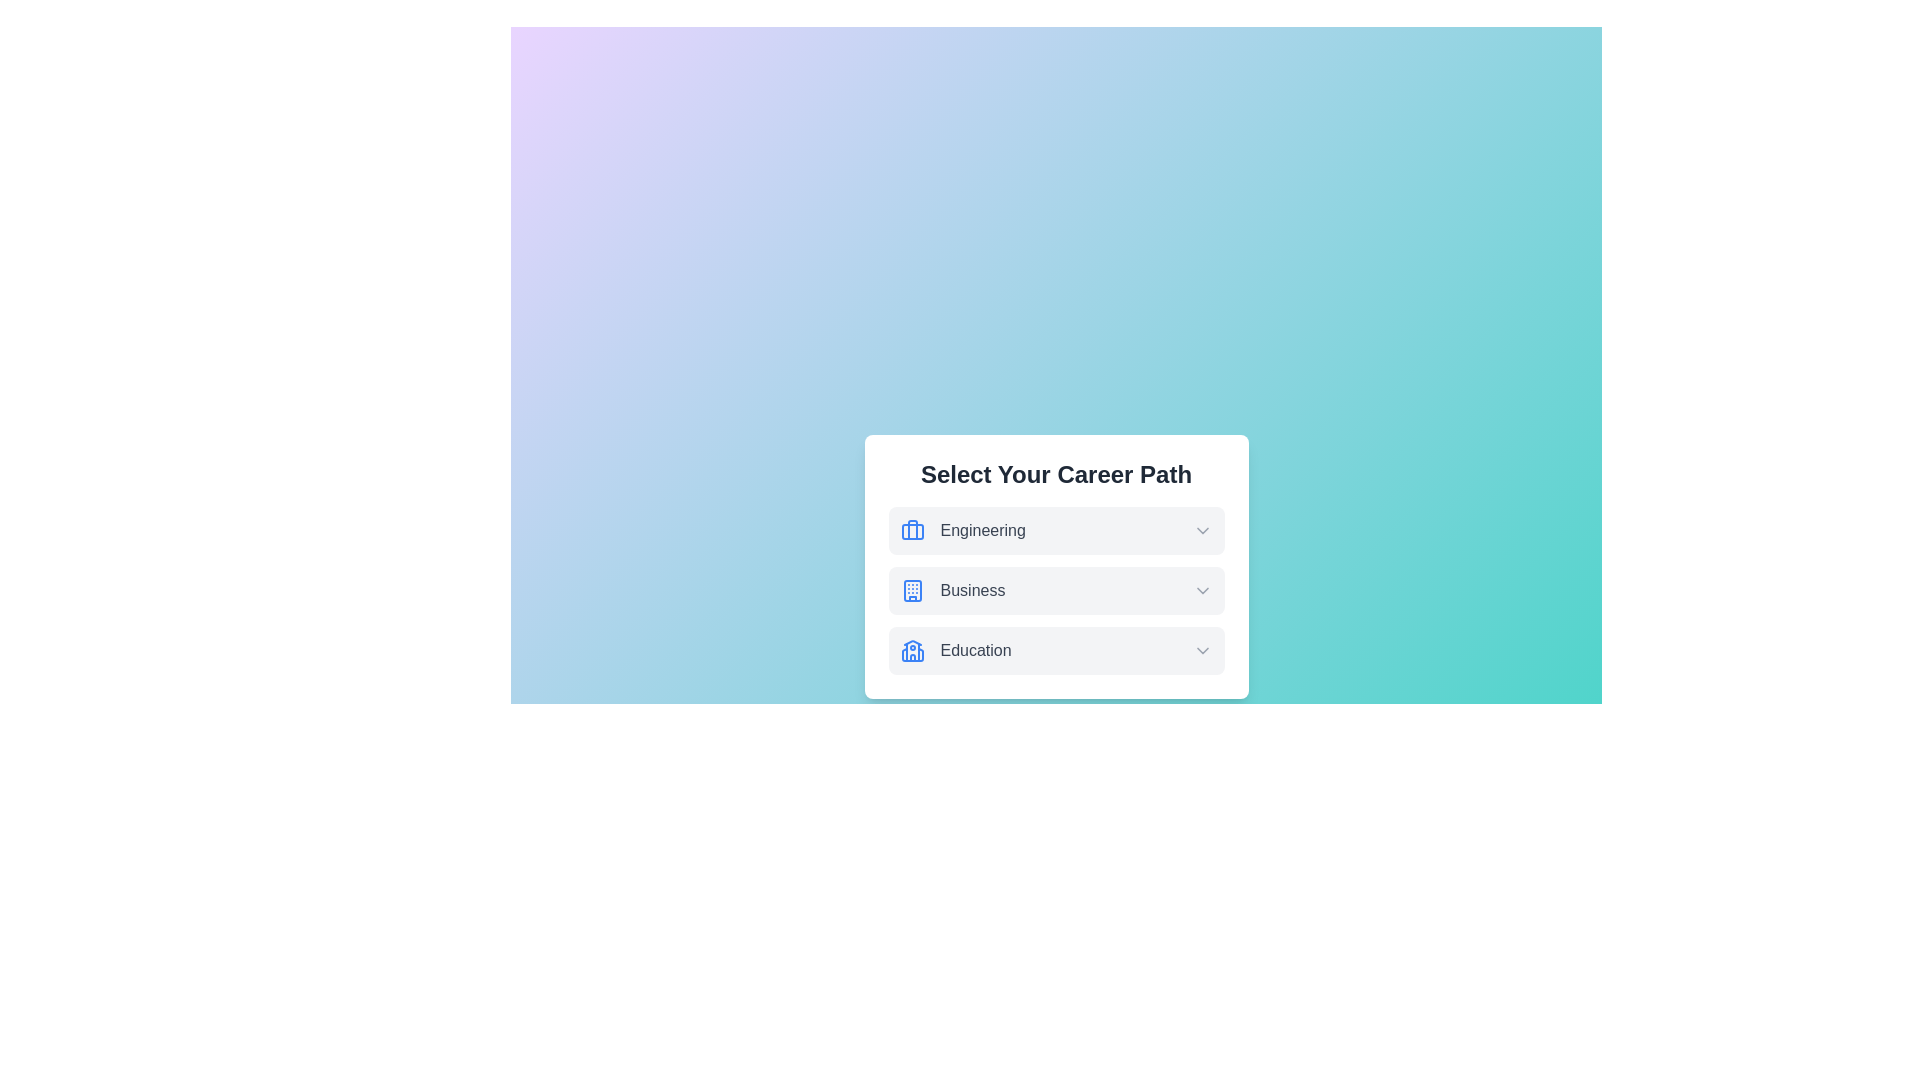 This screenshot has height=1080, width=1920. I want to click on the career option Education from the dialog, so click(1055, 651).